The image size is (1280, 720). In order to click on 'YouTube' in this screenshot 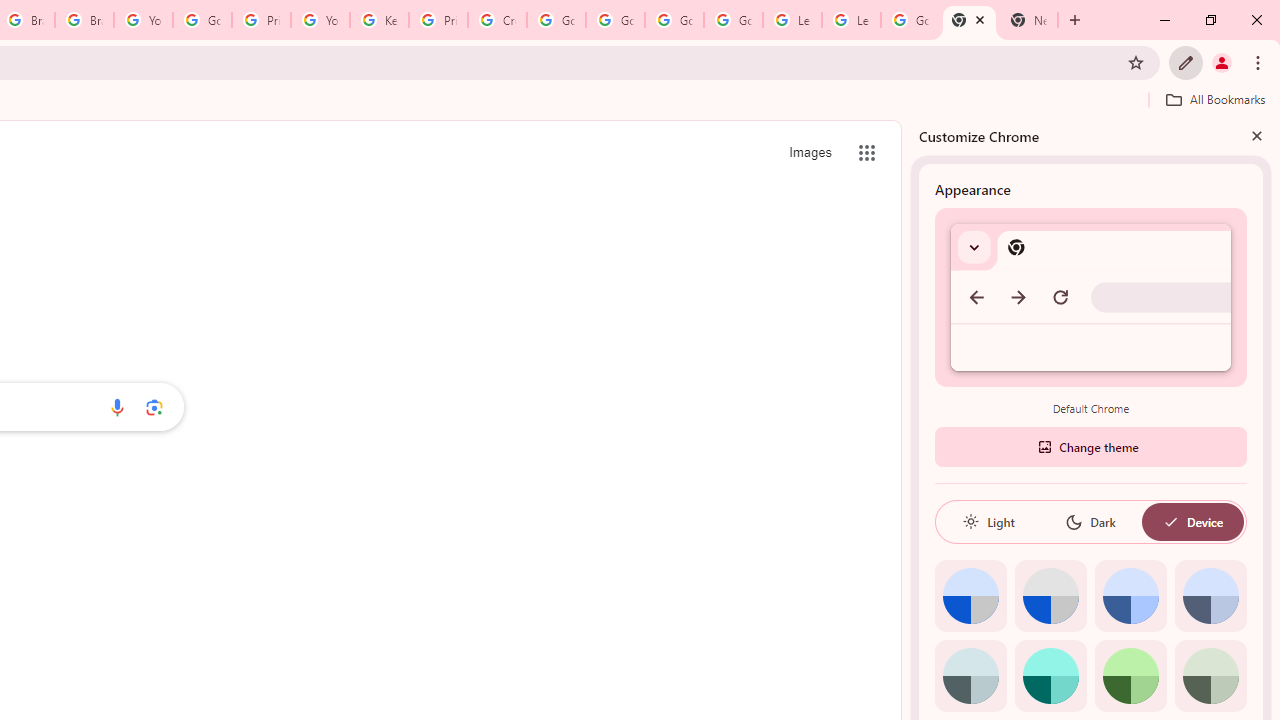, I will do `click(320, 20)`.